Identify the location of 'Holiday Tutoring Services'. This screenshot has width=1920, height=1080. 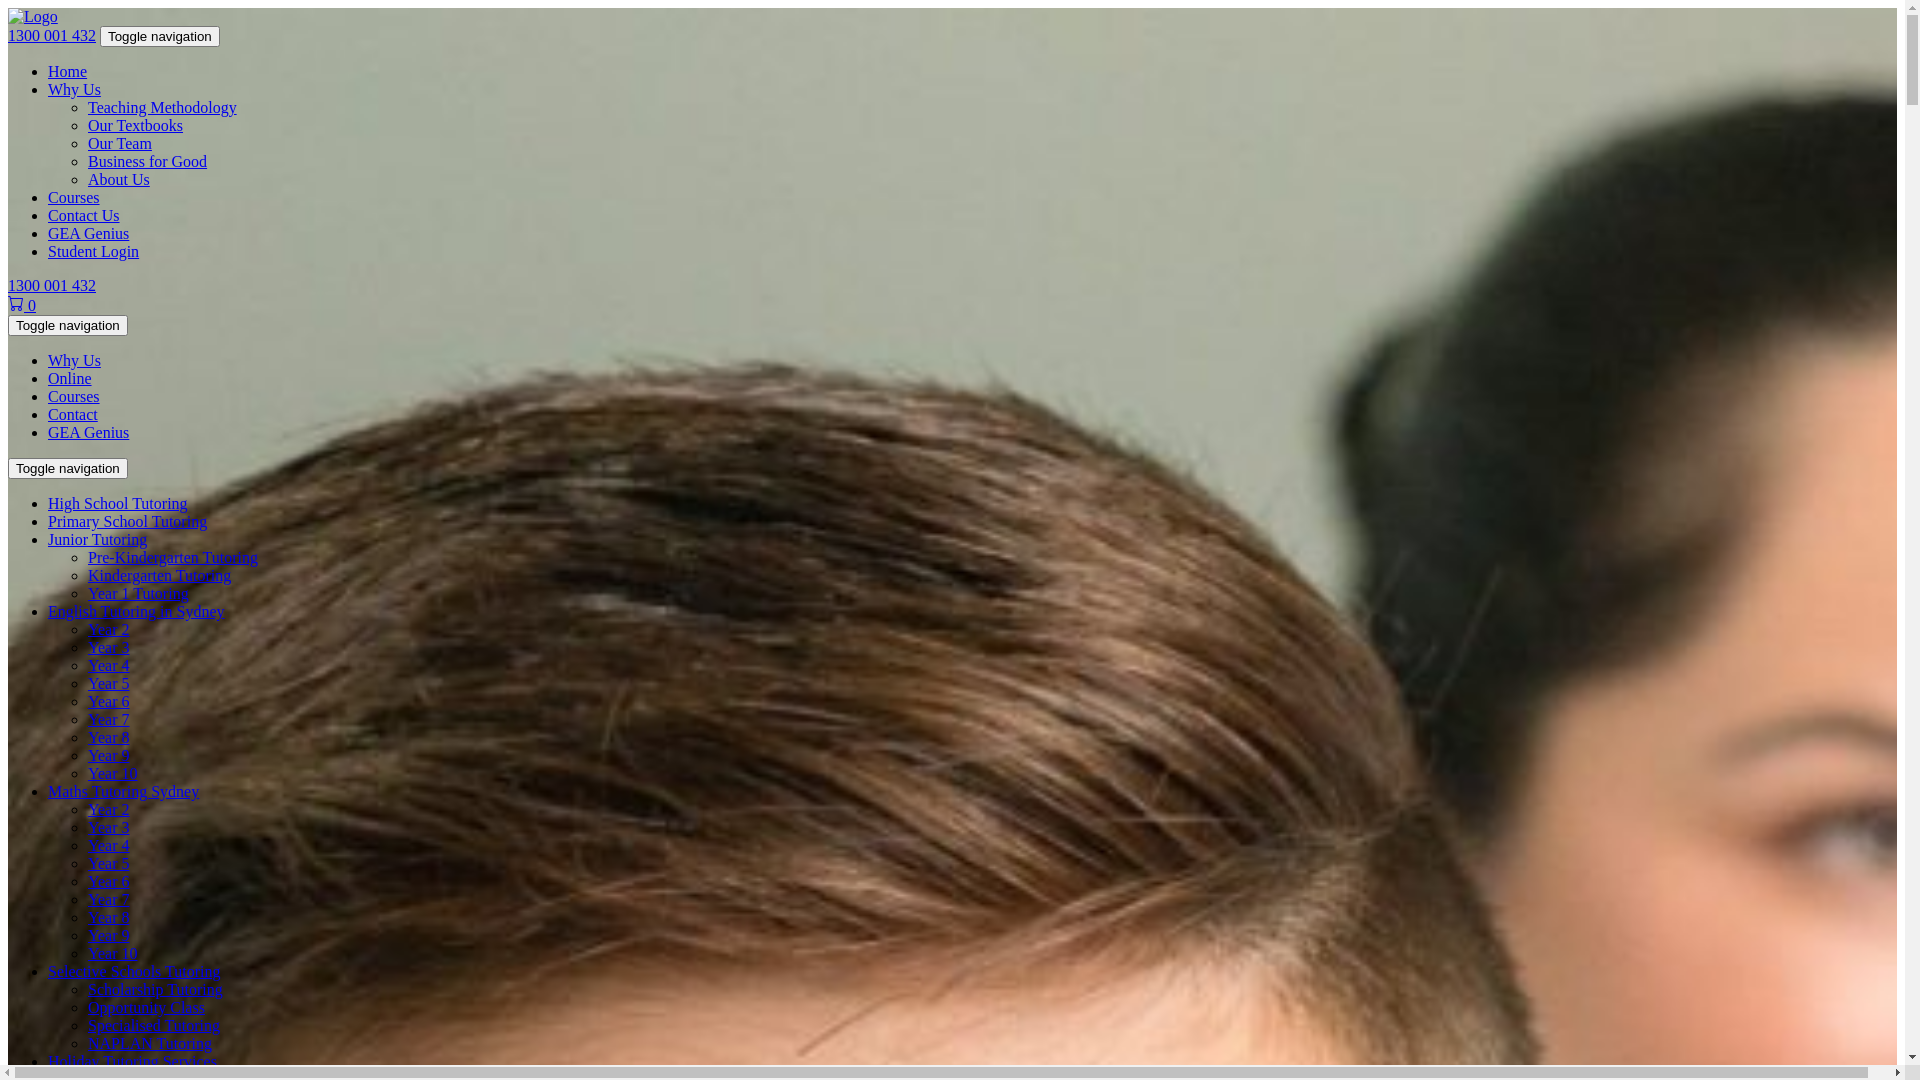
(131, 1060).